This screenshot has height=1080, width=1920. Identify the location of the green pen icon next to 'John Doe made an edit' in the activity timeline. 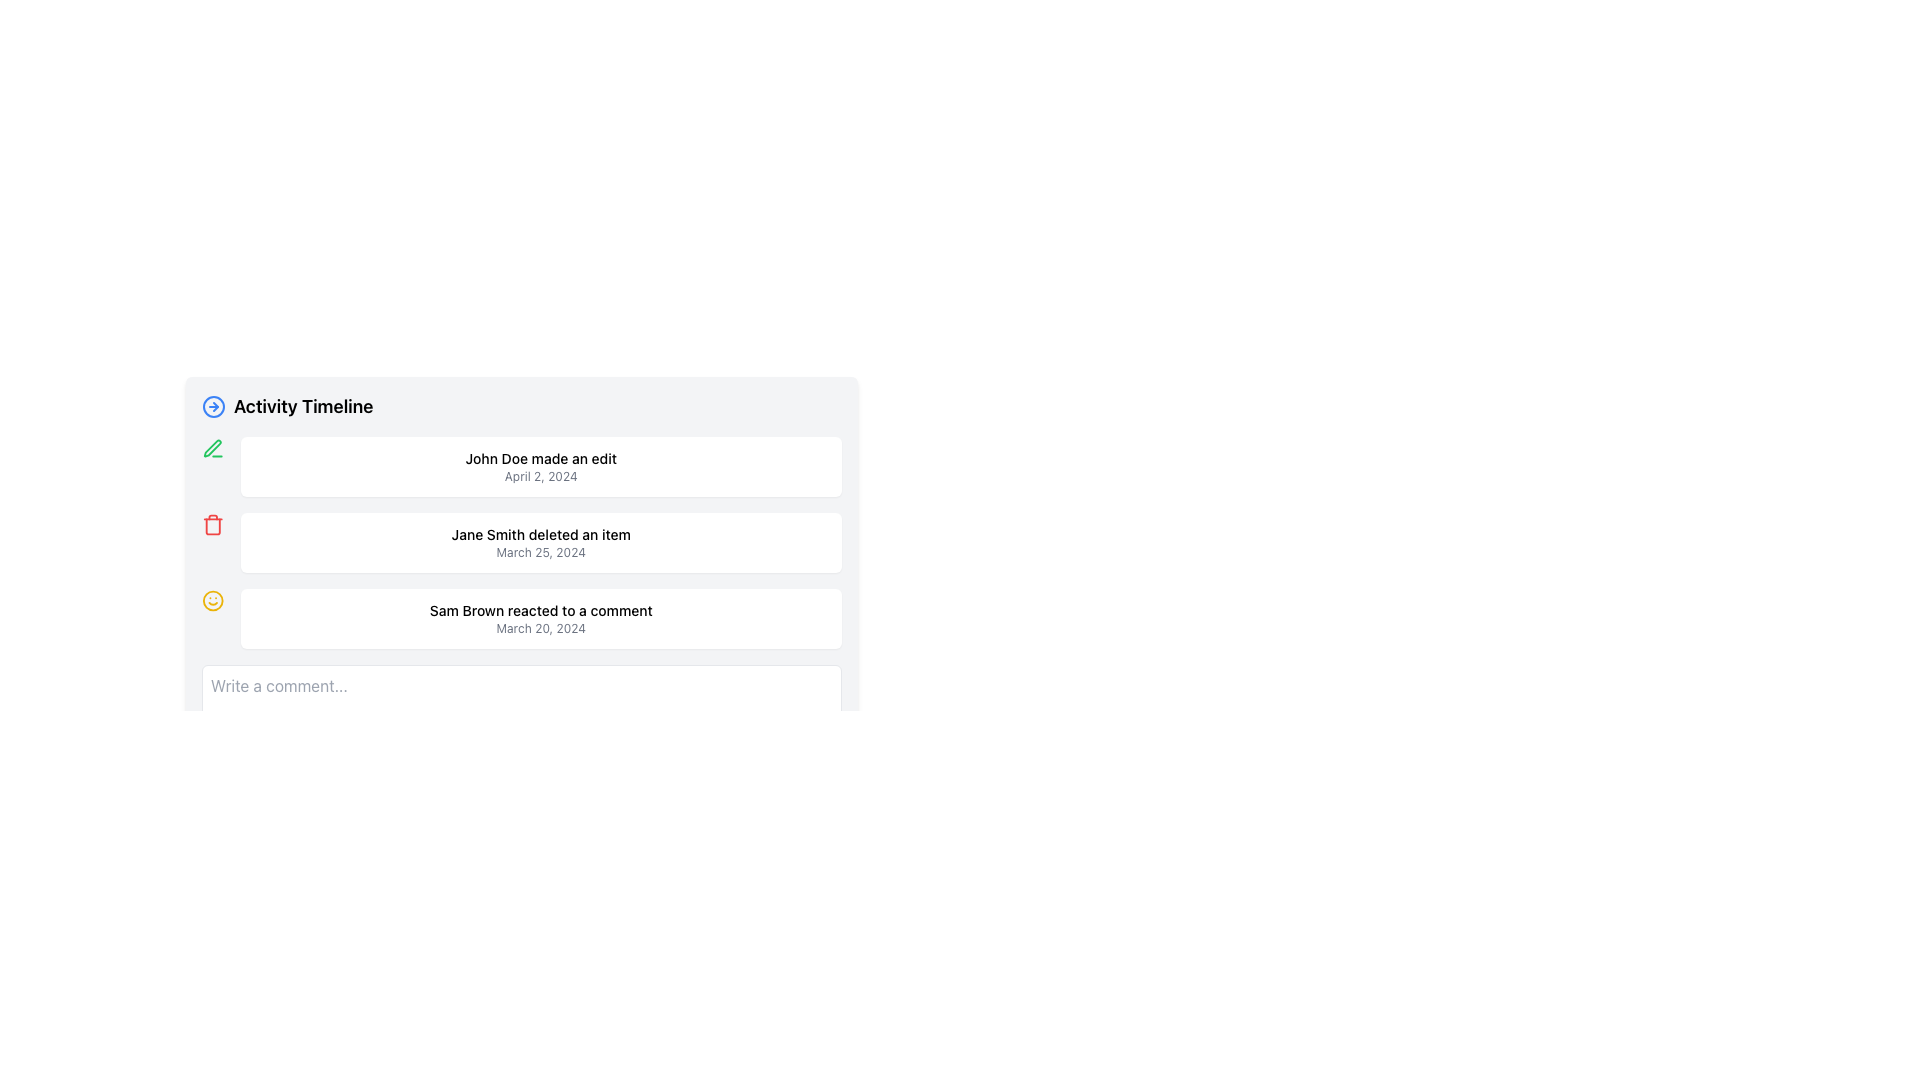
(213, 447).